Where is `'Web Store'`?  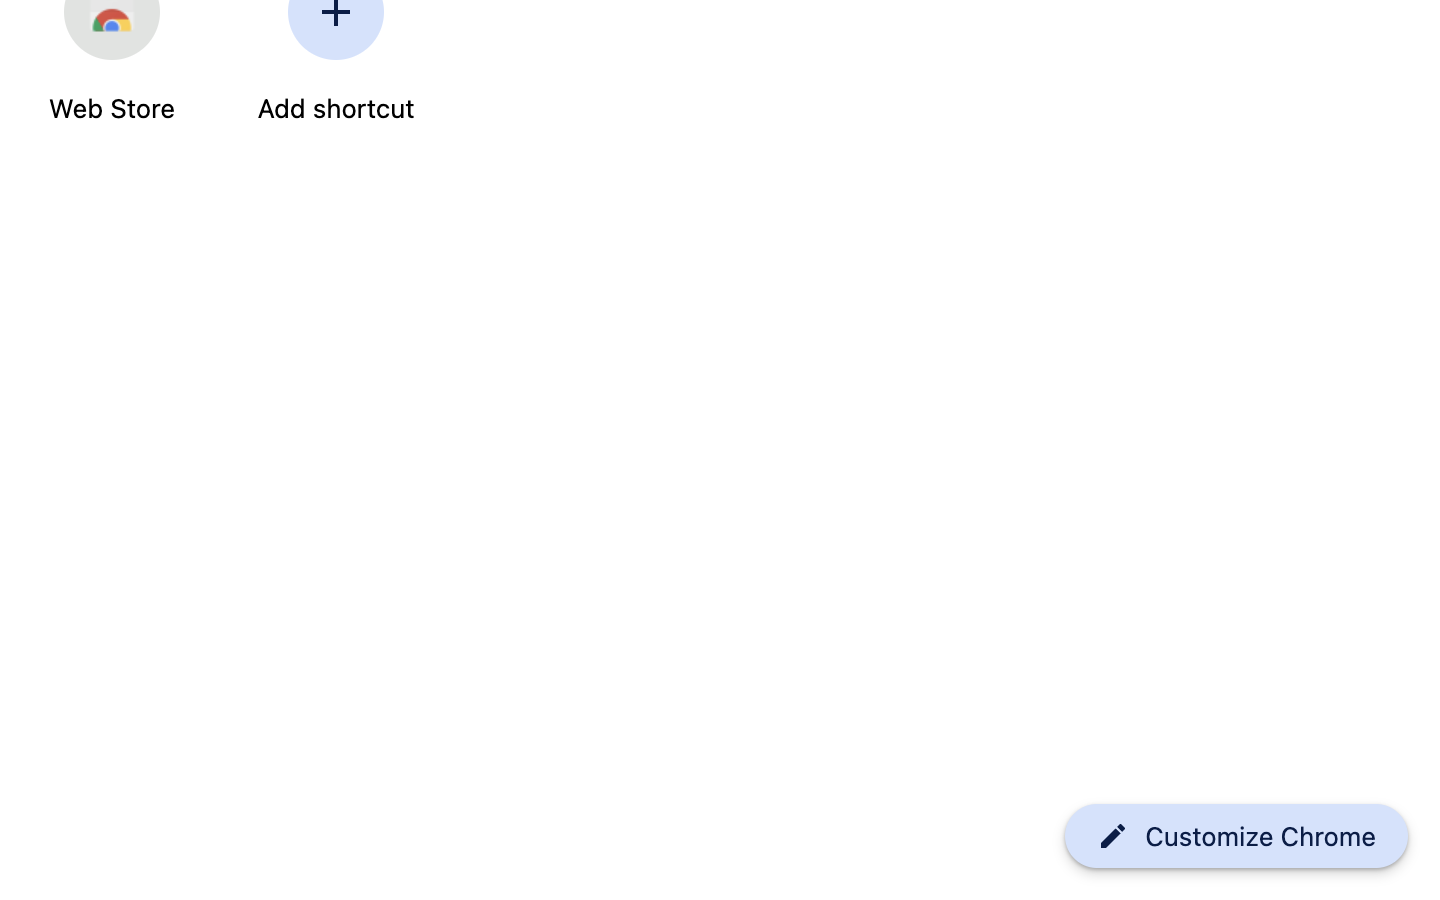 'Web Store' is located at coordinates (112, 107).